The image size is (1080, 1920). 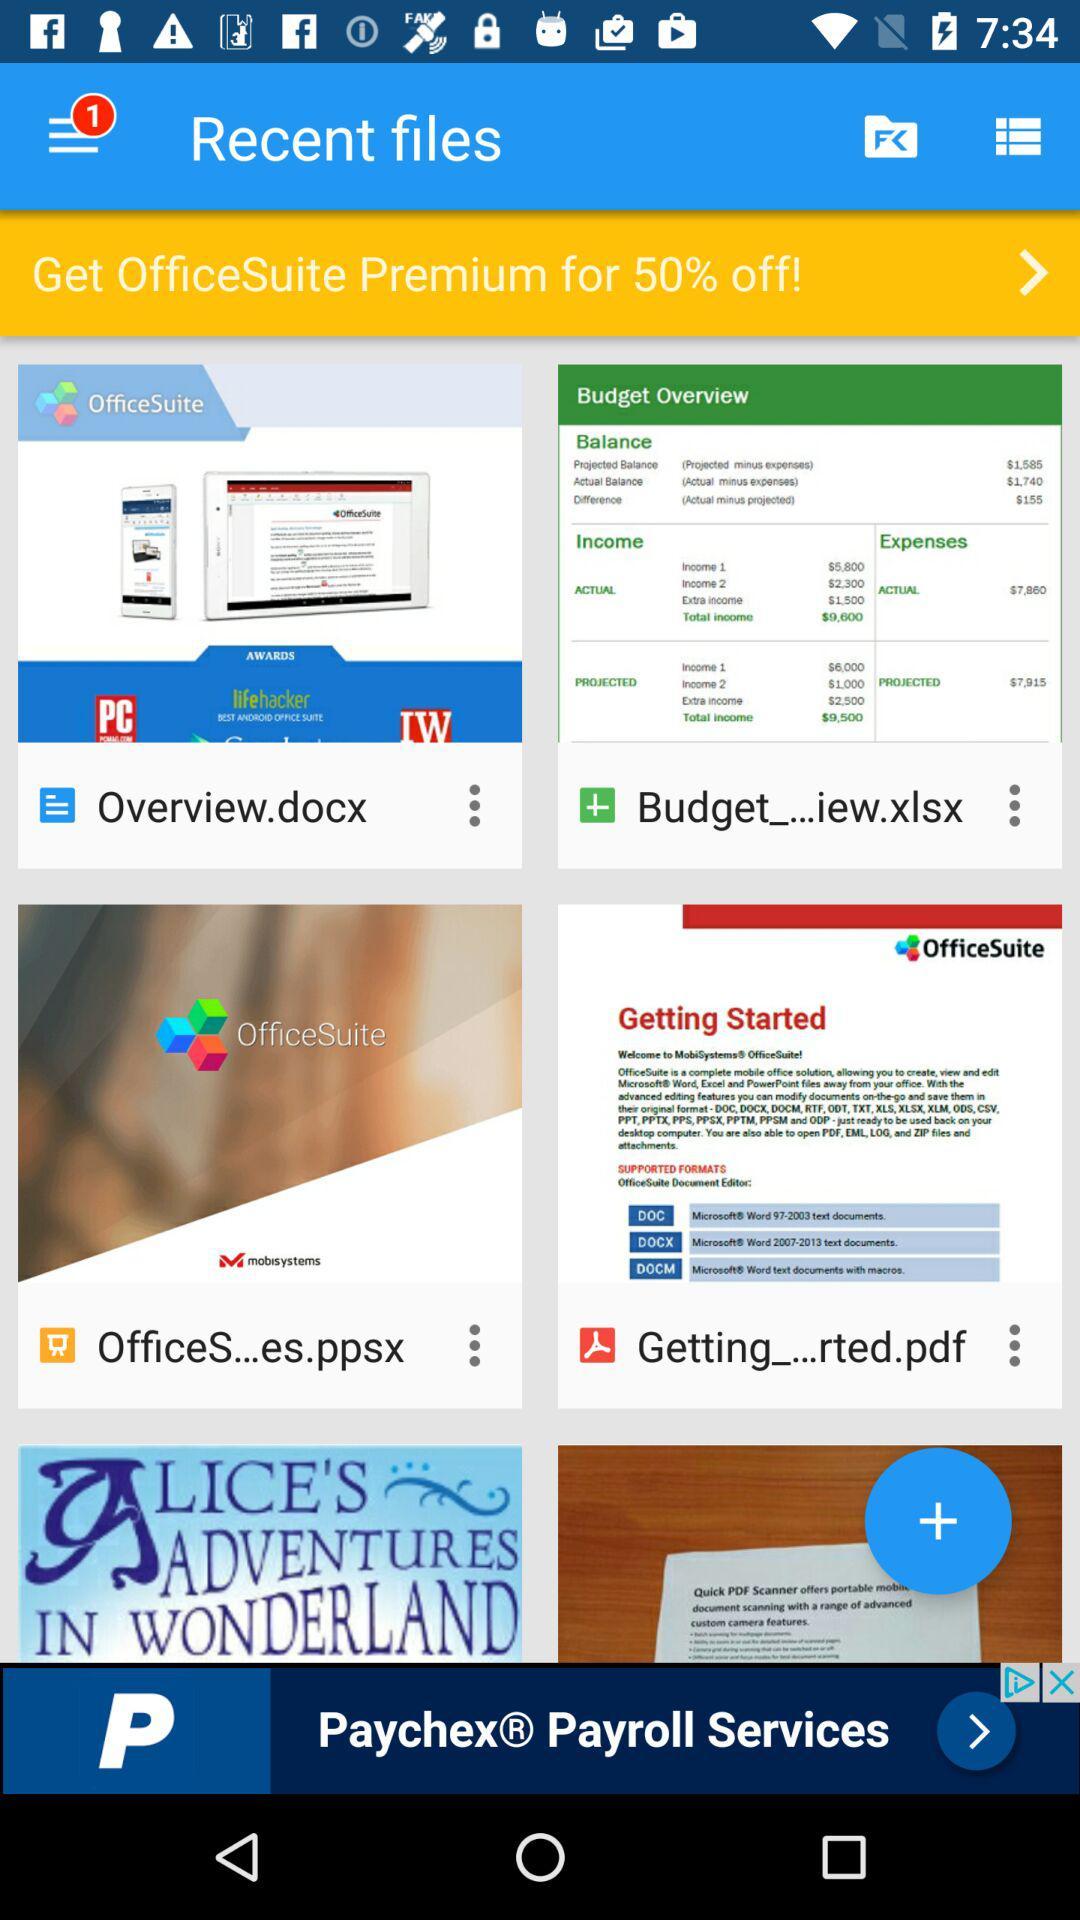 I want to click on adding button, so click(x=938, y=1520).